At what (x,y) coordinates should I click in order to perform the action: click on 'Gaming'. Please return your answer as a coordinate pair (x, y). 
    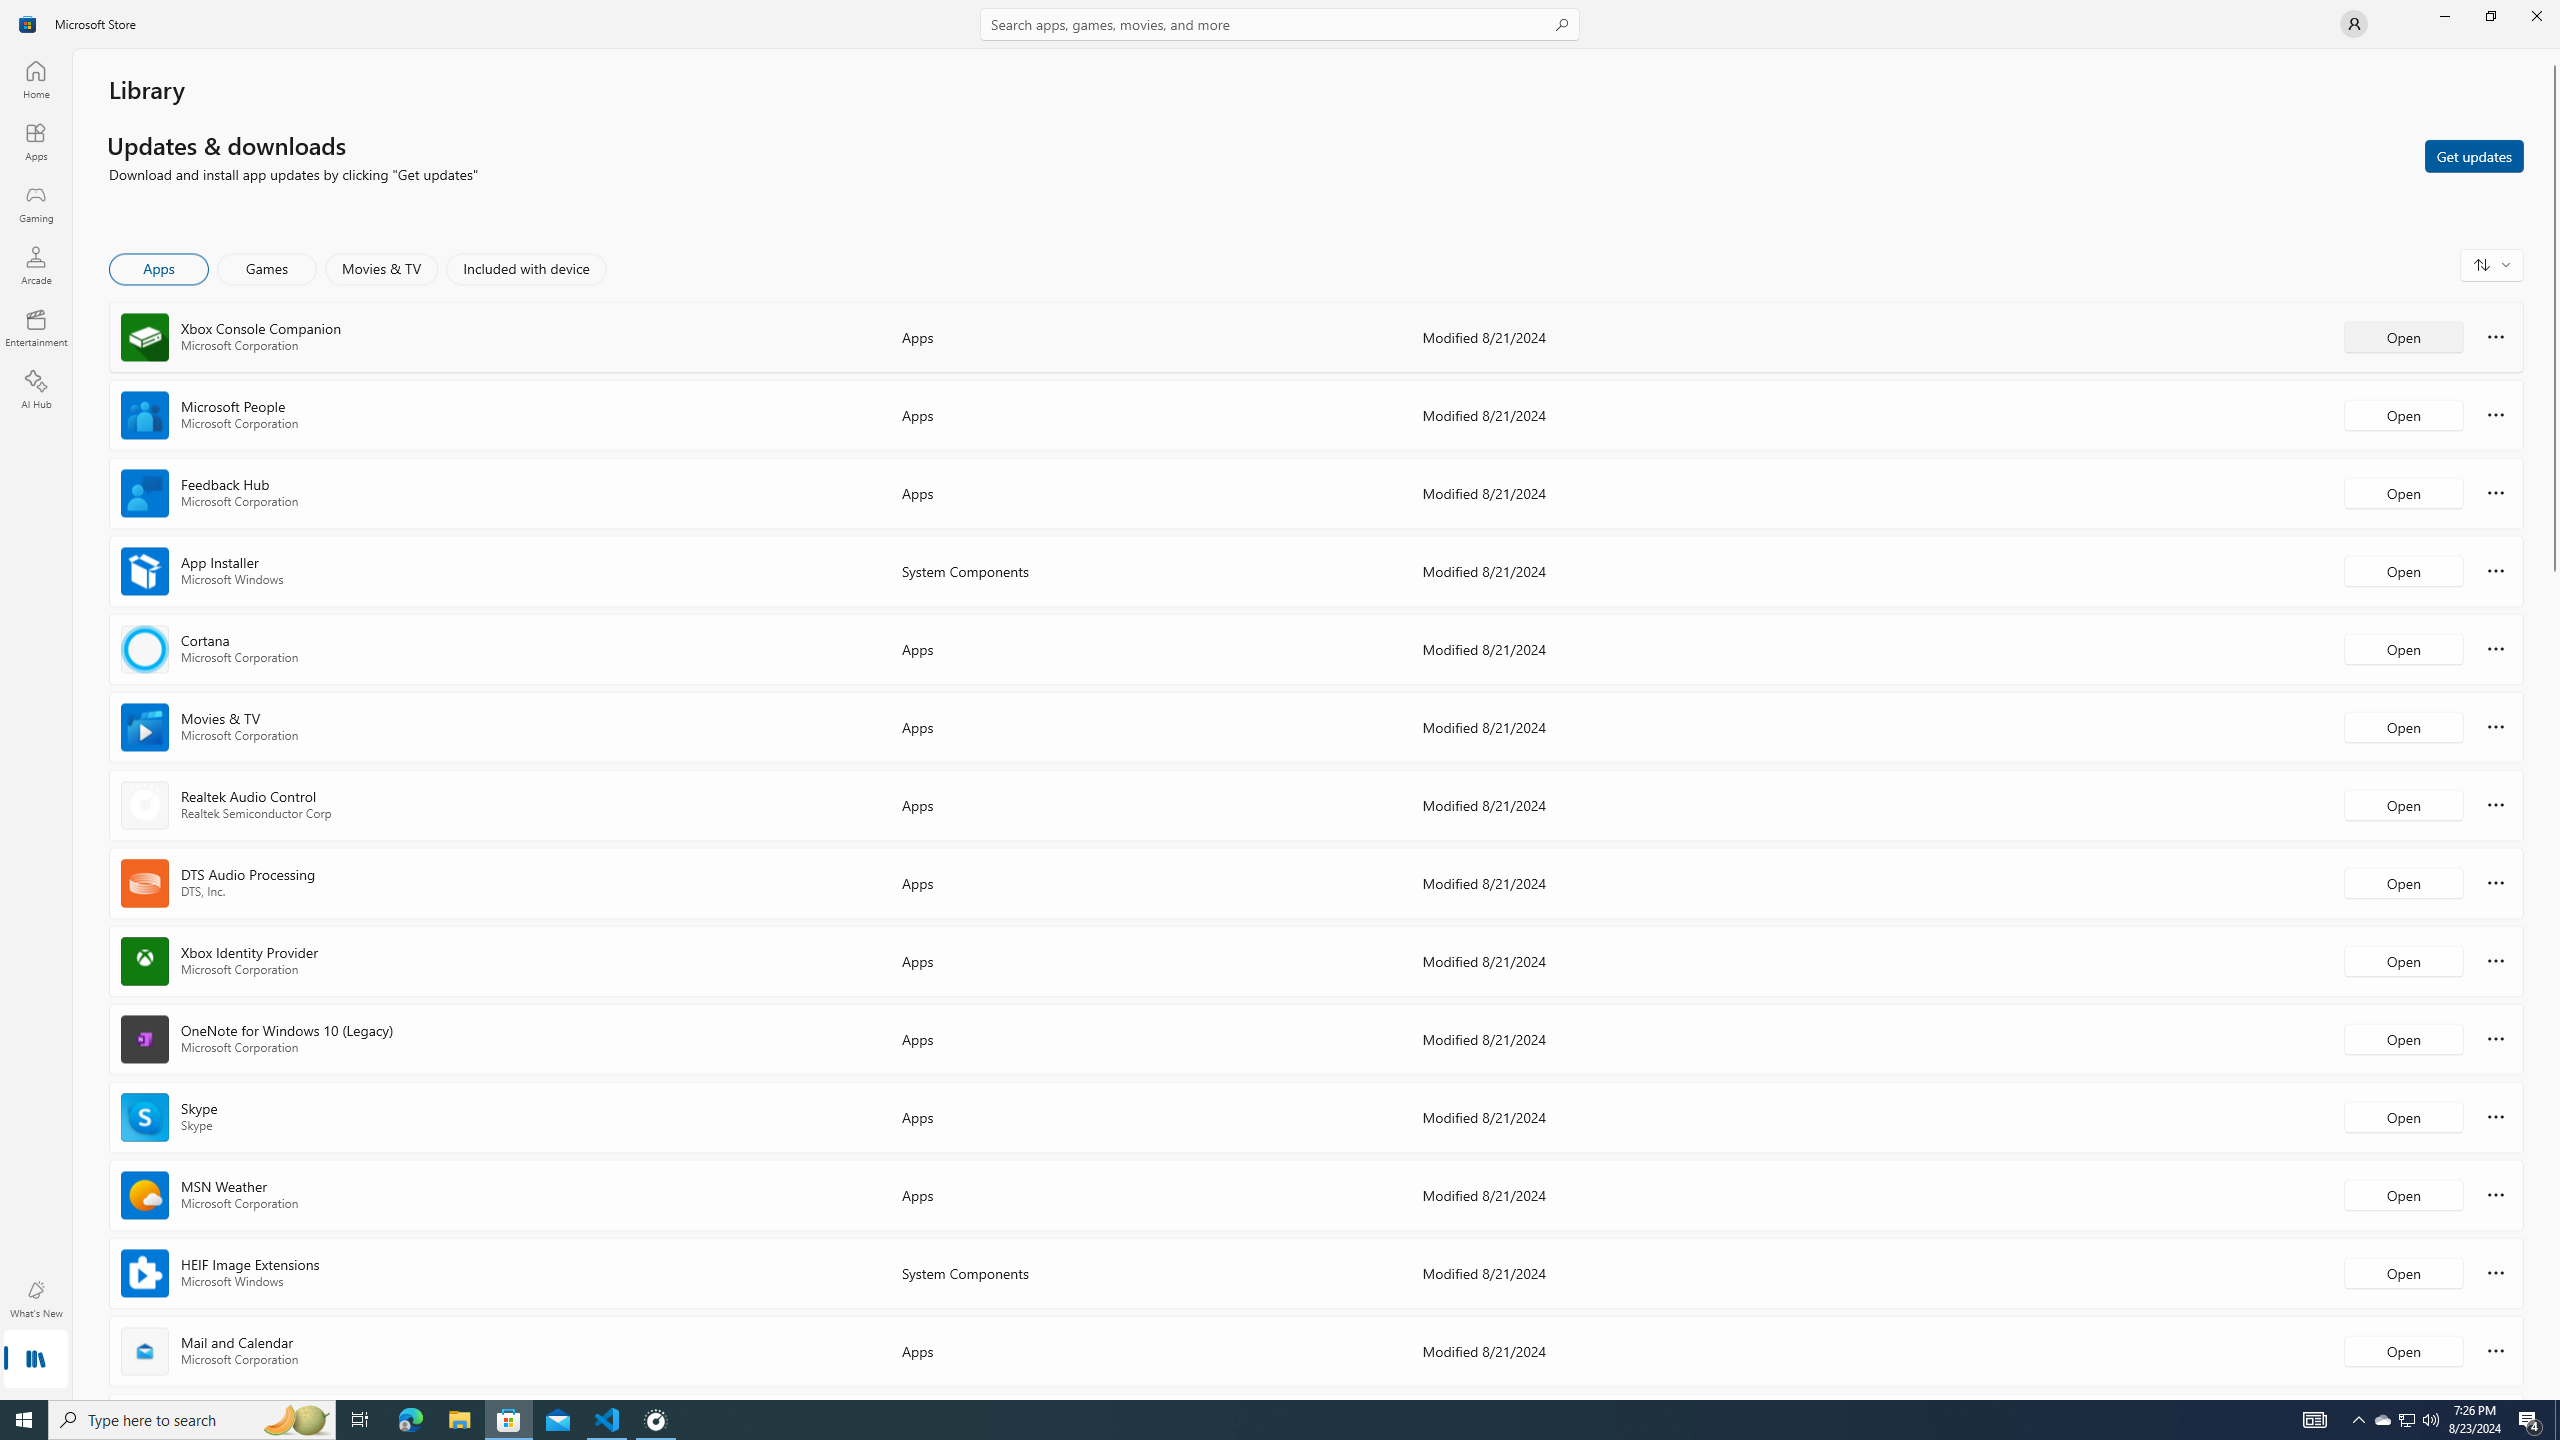
    Looking at the image, I should click on (34, 202).